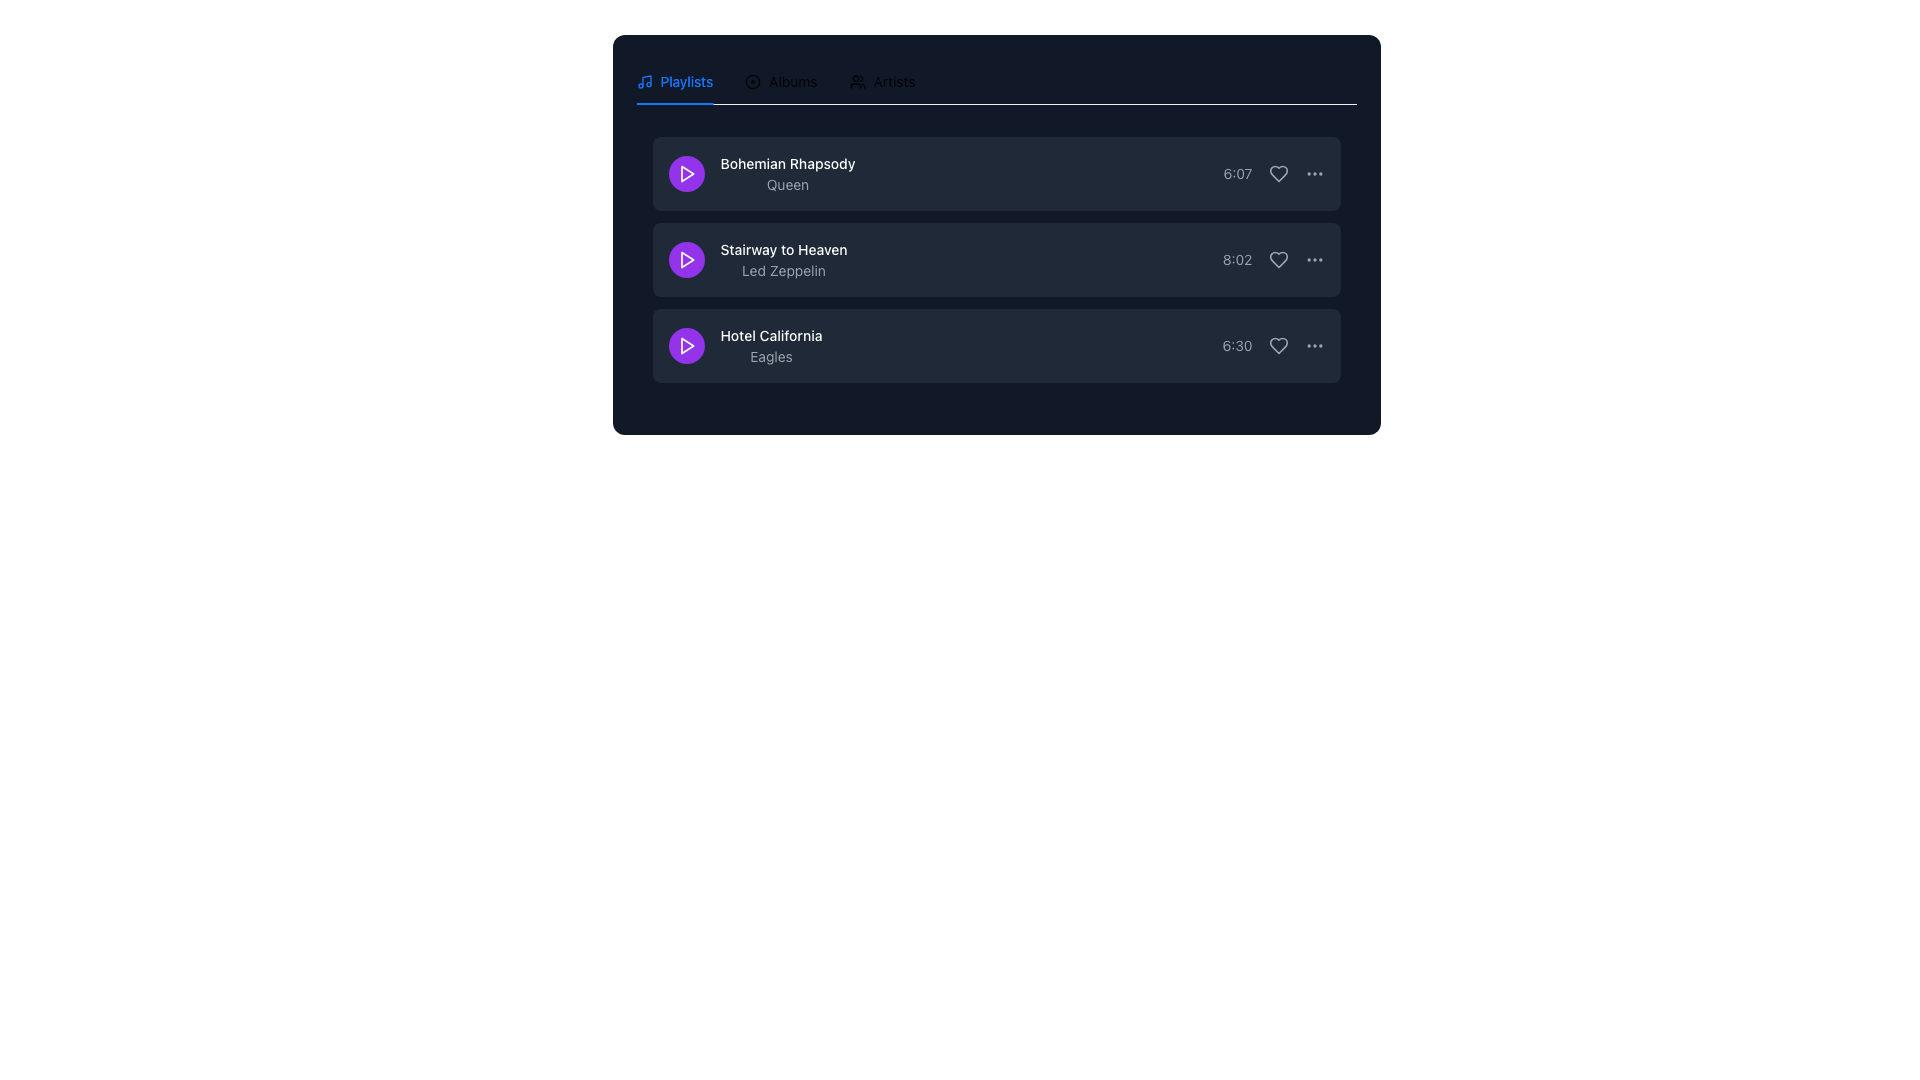 The width and height of the screenshot is (1920, 1080). What do you see at coordinates (1314, 345) in the screenshot?
I see `the horizontal ellipsis icon button located` at bounding box center [1314, 345].